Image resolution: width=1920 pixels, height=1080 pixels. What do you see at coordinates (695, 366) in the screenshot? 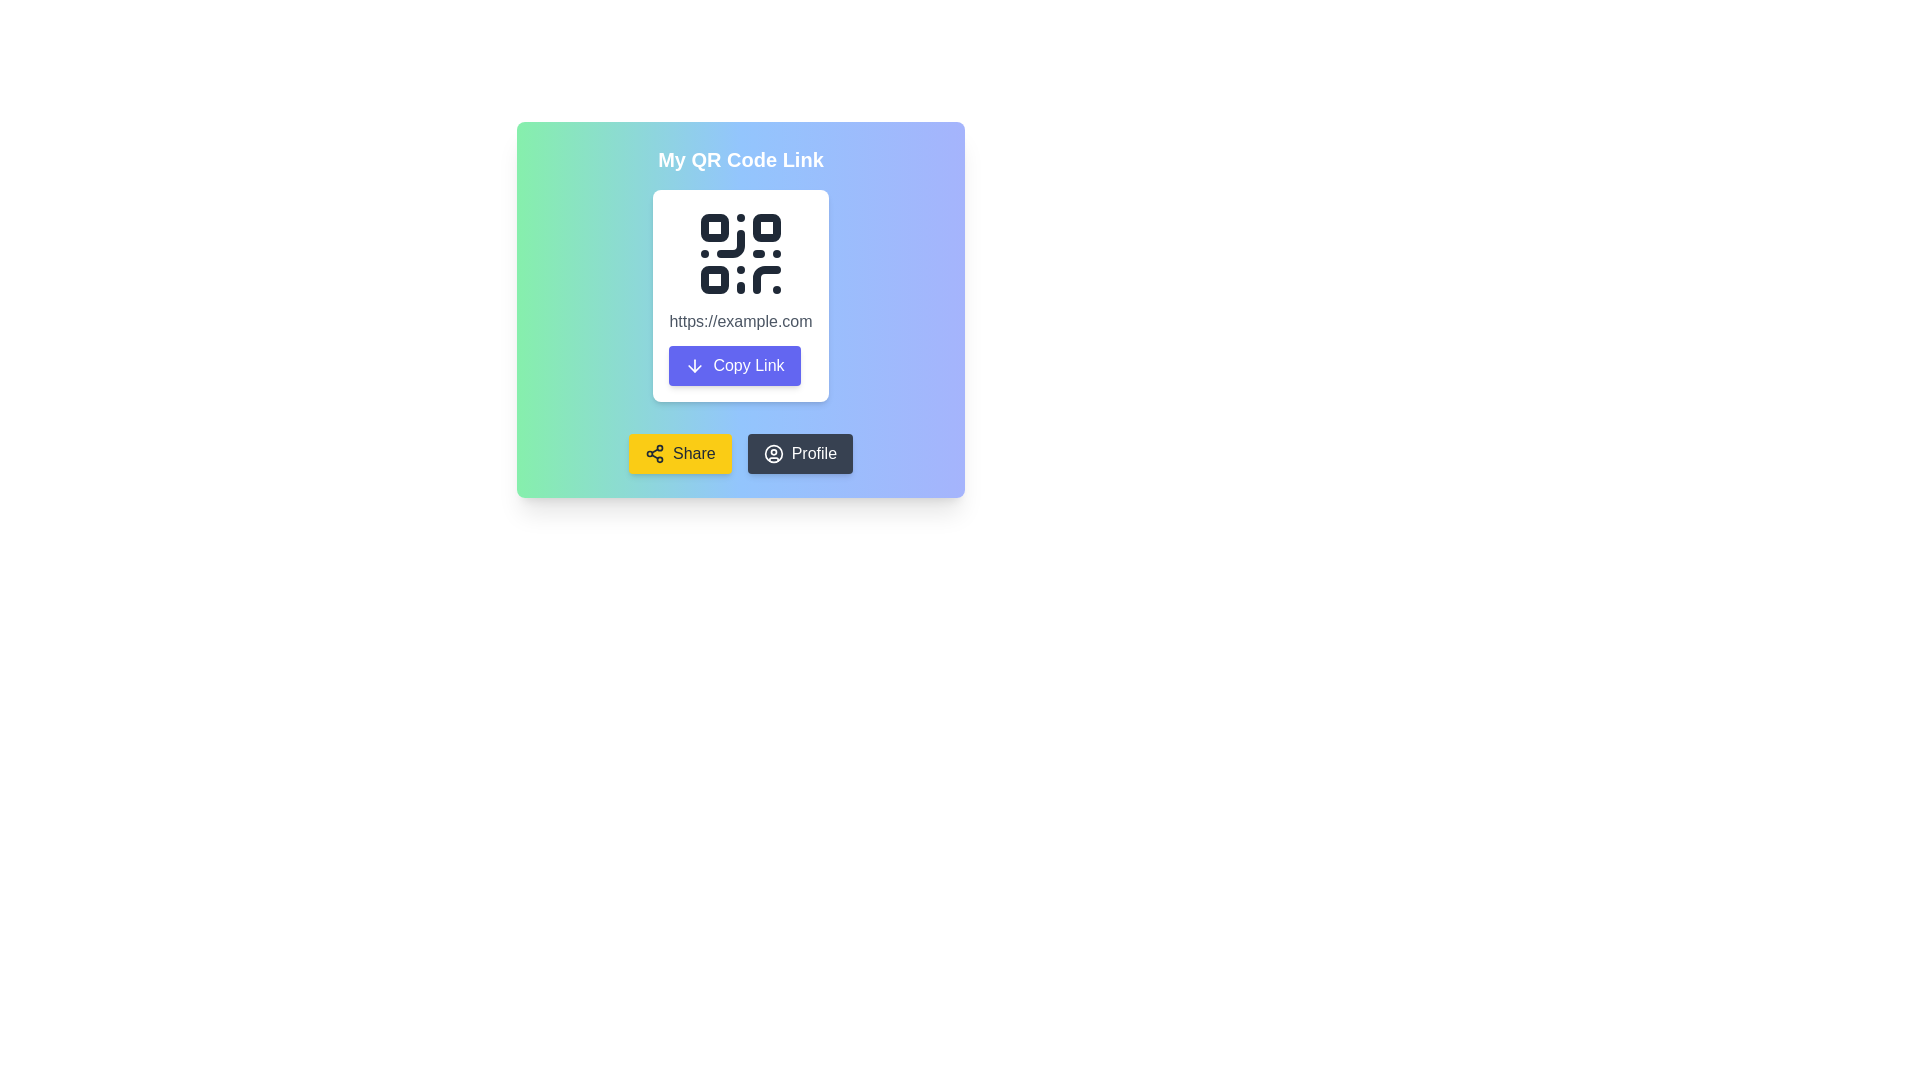
I see `the downward arrow icon on the 'Copy Link' button, which has a thin black outline and is positioned to the left of the button's text` at bounding box center [695, 366].